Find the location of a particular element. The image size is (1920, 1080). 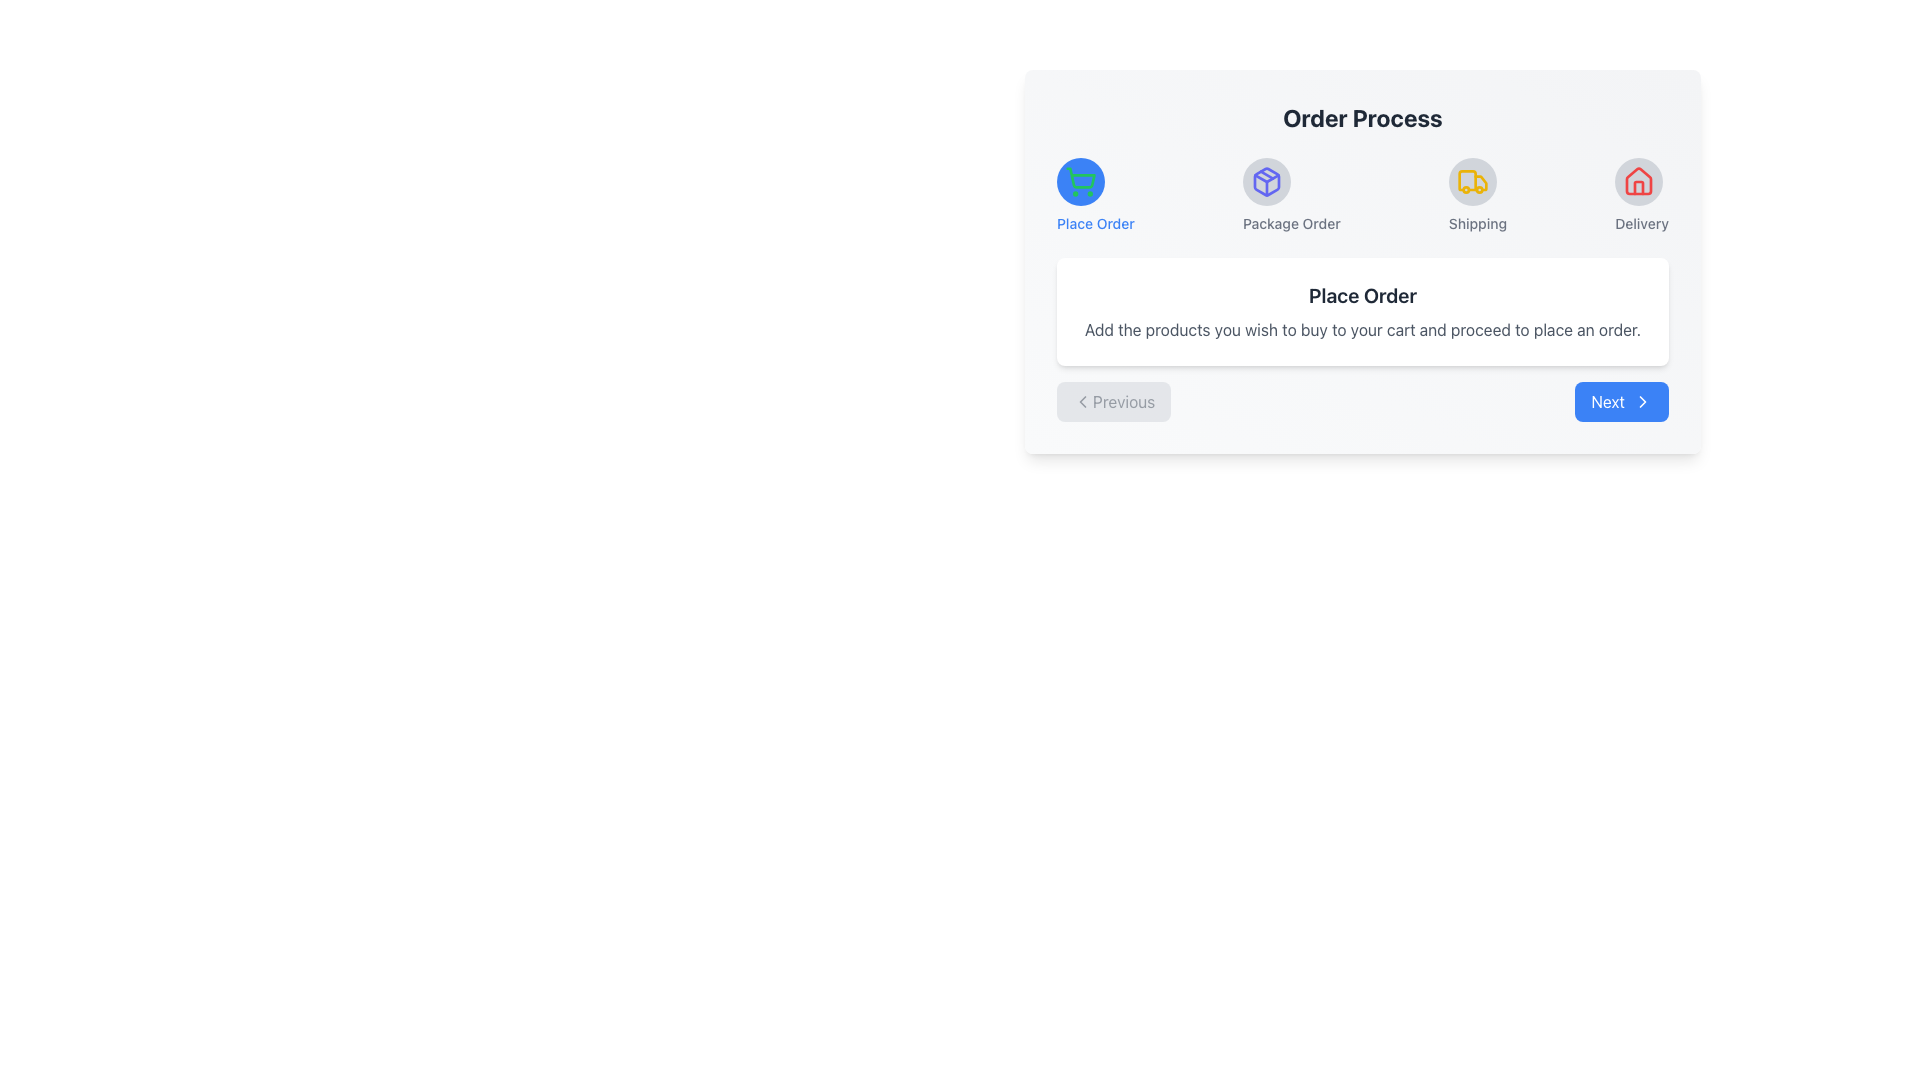

the circular button with a gray background and a red house-shaped icon, which is the fourth in a sequence of four icons above the 'Order Process' text section is located at coordinates (1639, 181).